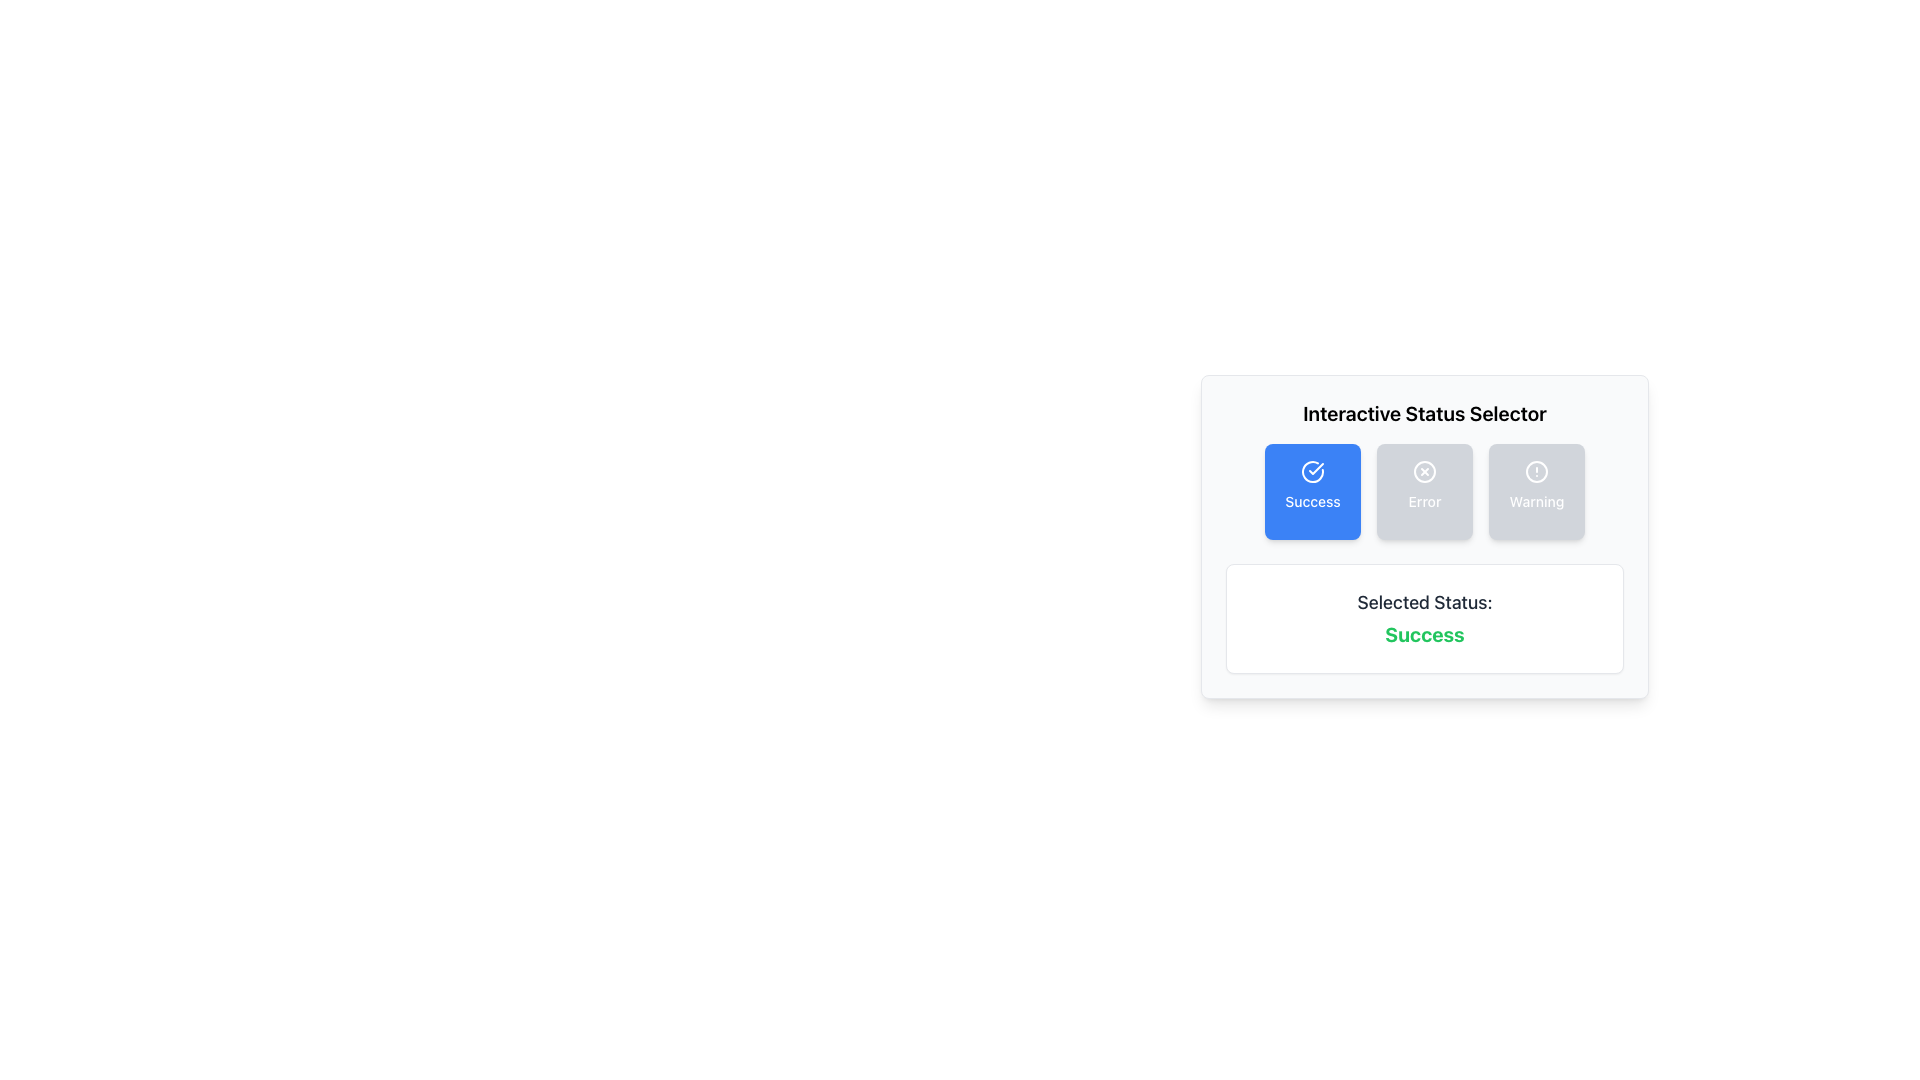 The height and width of the screenshot is (1080, 1920). Describe the element at coordinates (1535, 500) in the screenshot. I see `the 'Warning' status text label, which is located beneath the warning icon and is the third option in a horizontal layout of status descriptors` at that location.